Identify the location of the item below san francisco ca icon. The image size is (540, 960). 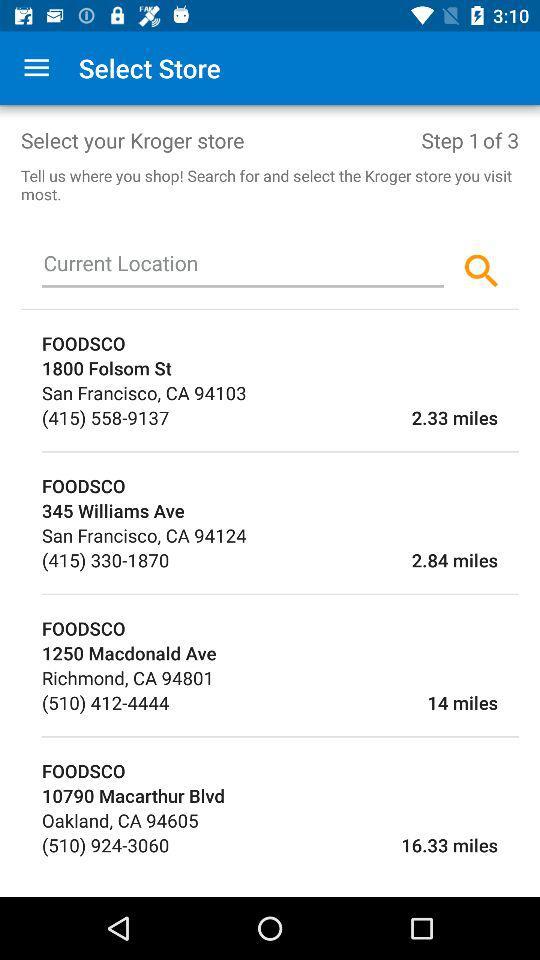
(105, 560).